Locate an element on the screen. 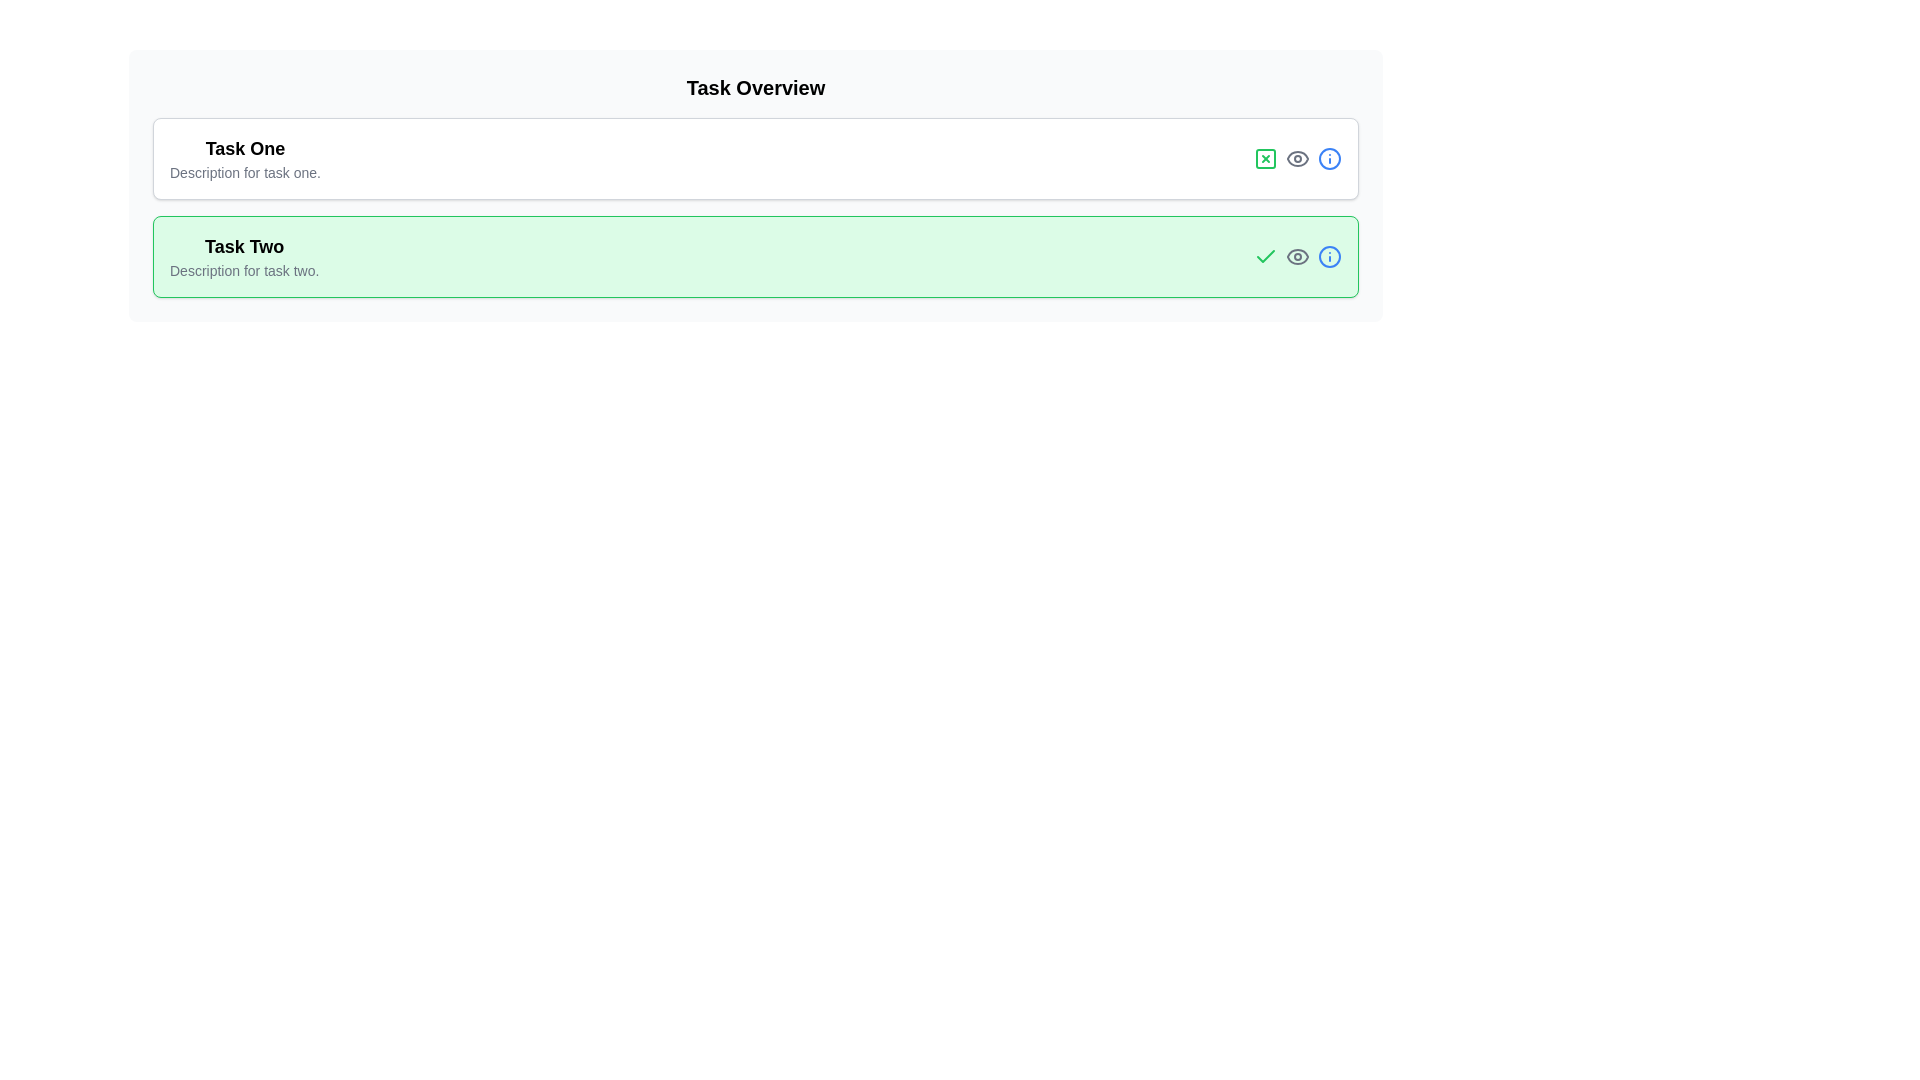 This screenshot has width=1920, height=1080. the text label displaying 'Description for task two.' which is styled in a smaller font size with gray coloring, located below the title 'Task Two' is located at coordinates (243, 270).